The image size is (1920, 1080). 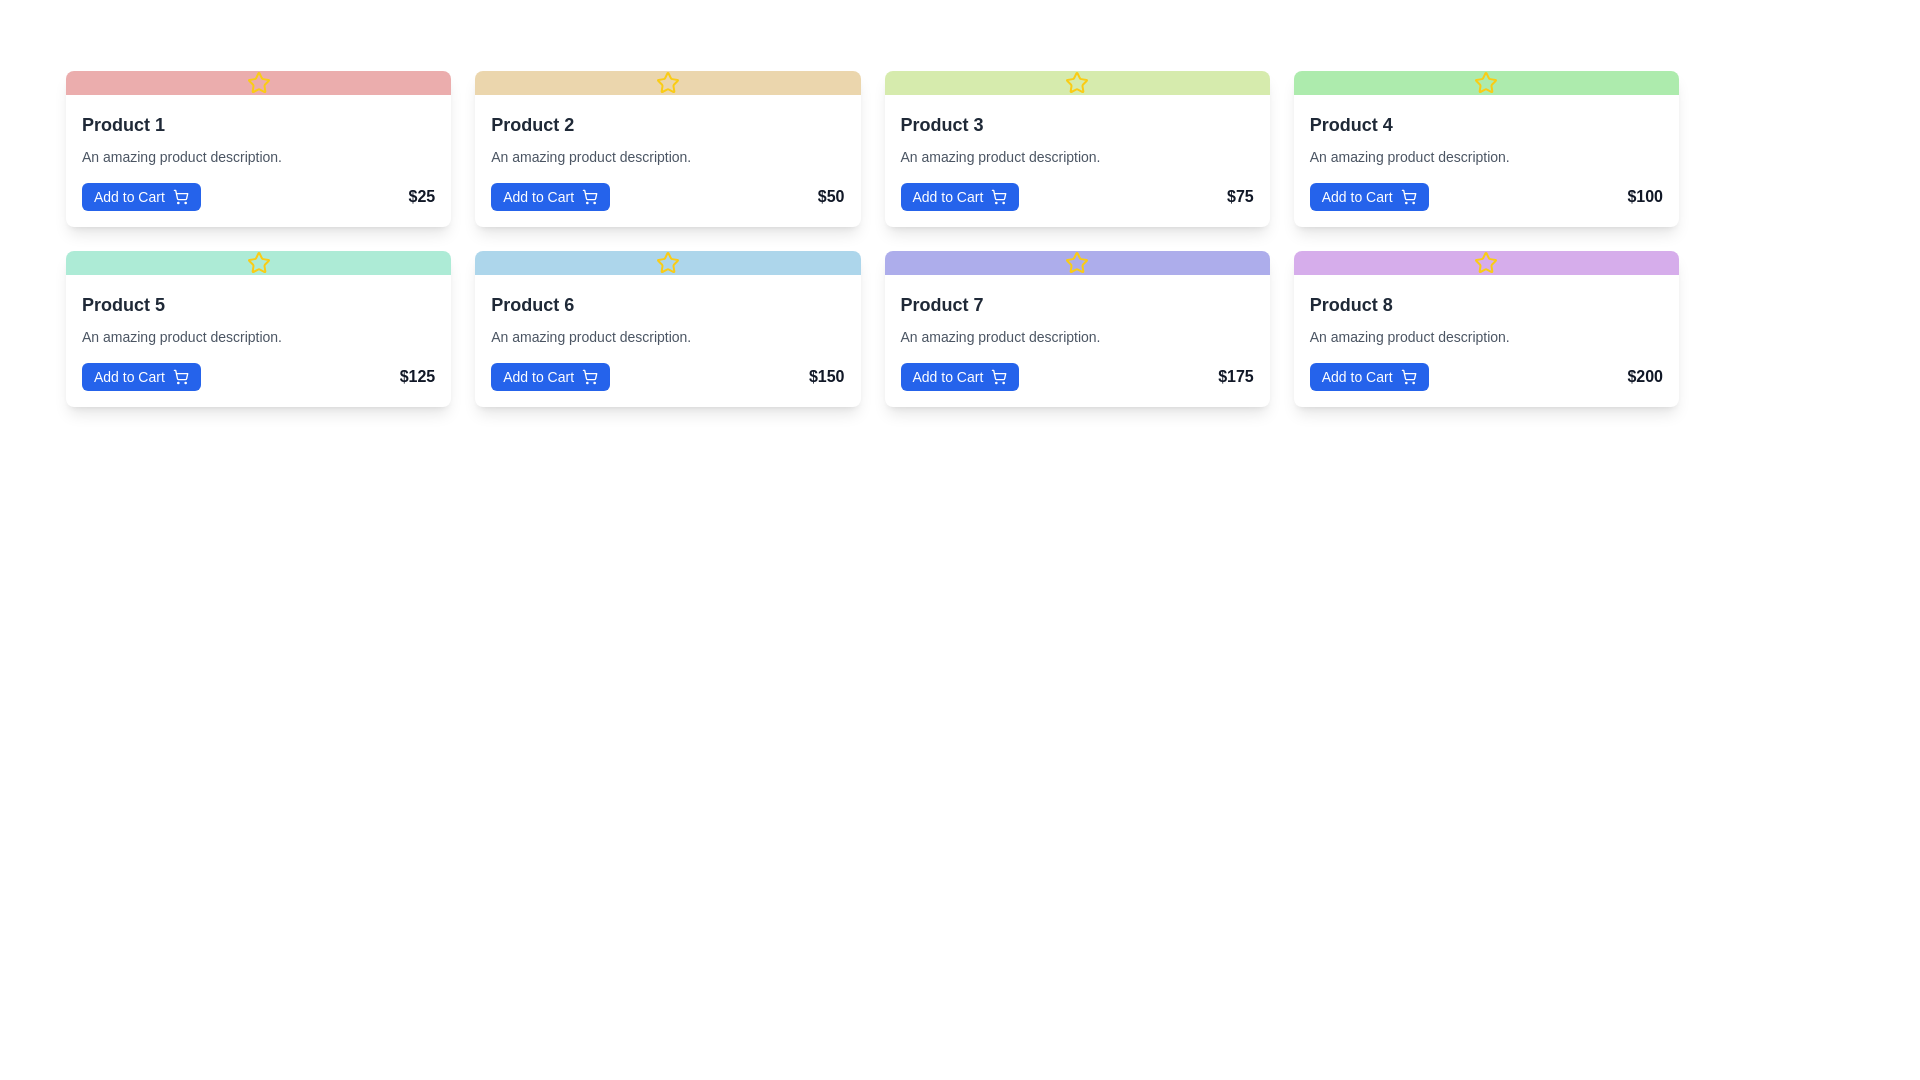 What do you see at coordinates (1486, 261) in the screenshot?
I see `the star icon` at bounding box center [1486, 261].